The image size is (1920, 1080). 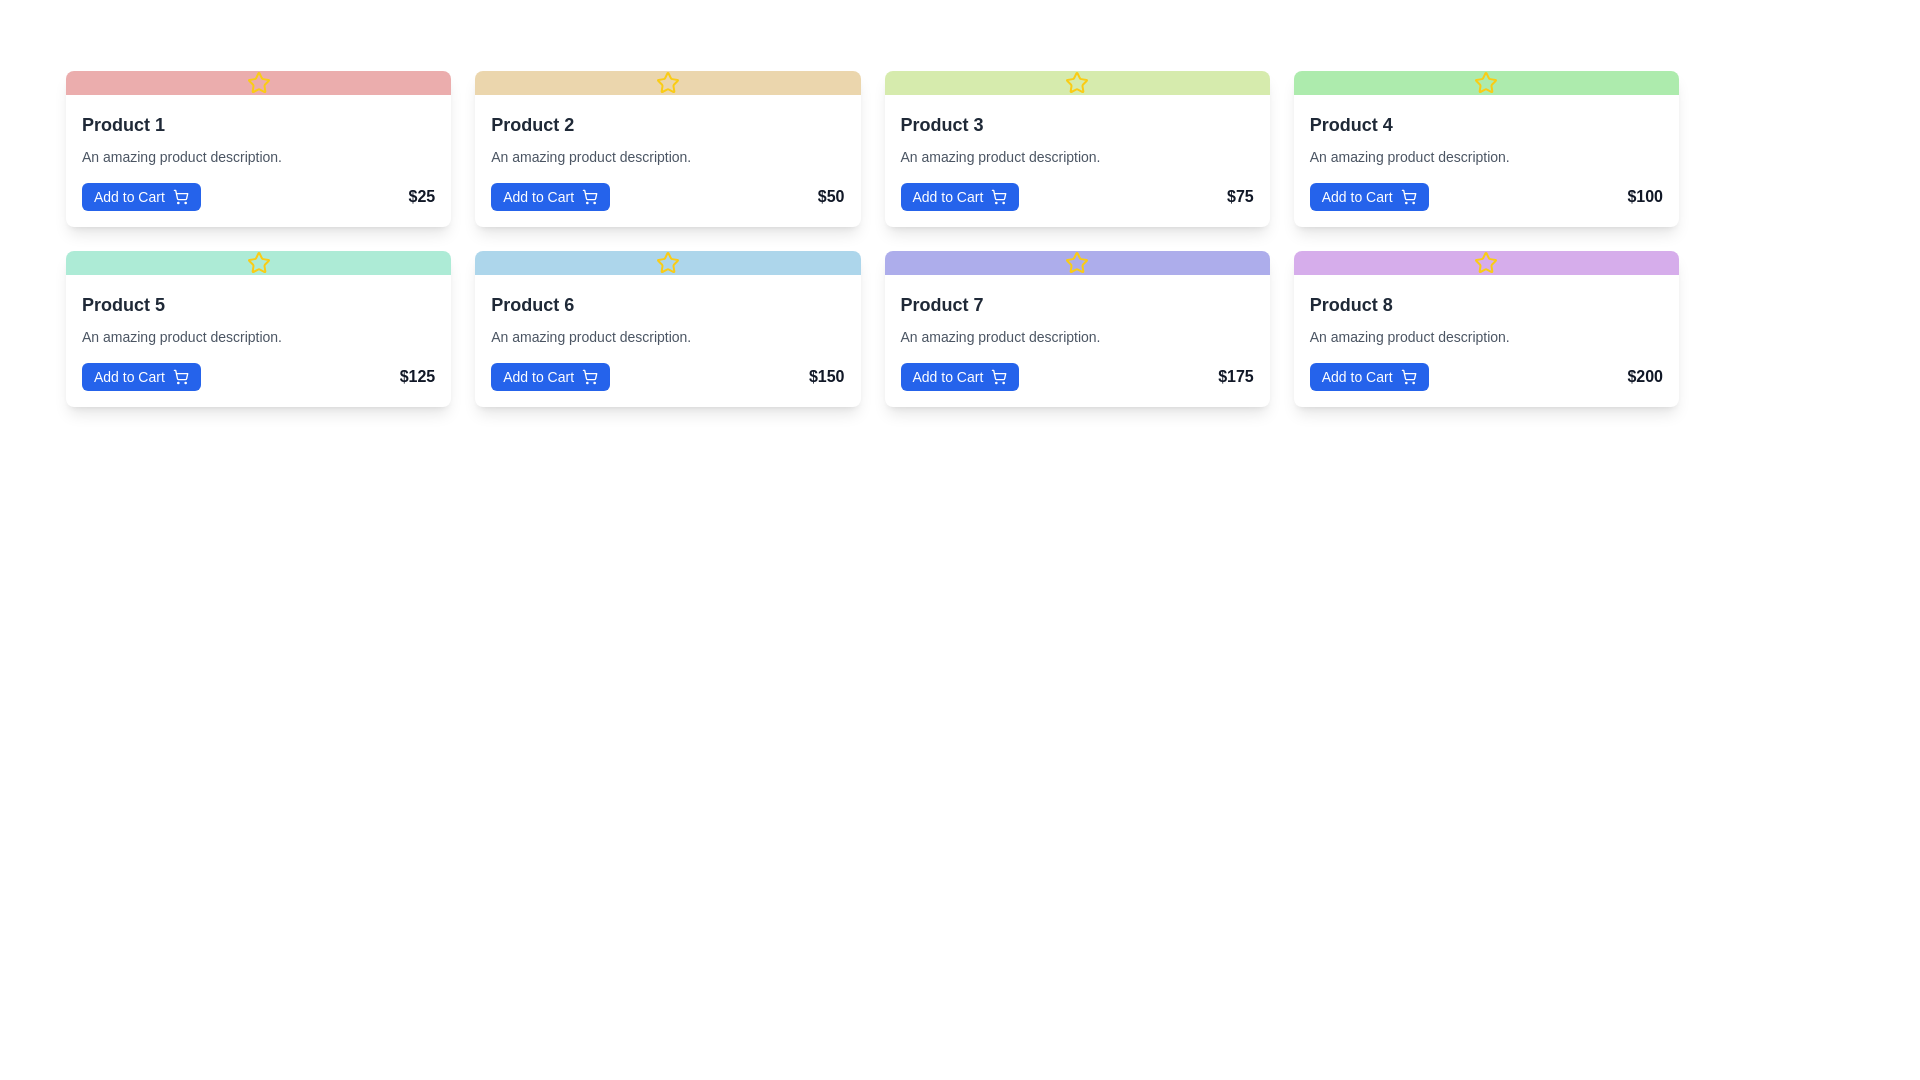 What do you see at coordinates (1486, 261) in the screenshot?
I see `the star icon` at bounding box center [1486, 261].